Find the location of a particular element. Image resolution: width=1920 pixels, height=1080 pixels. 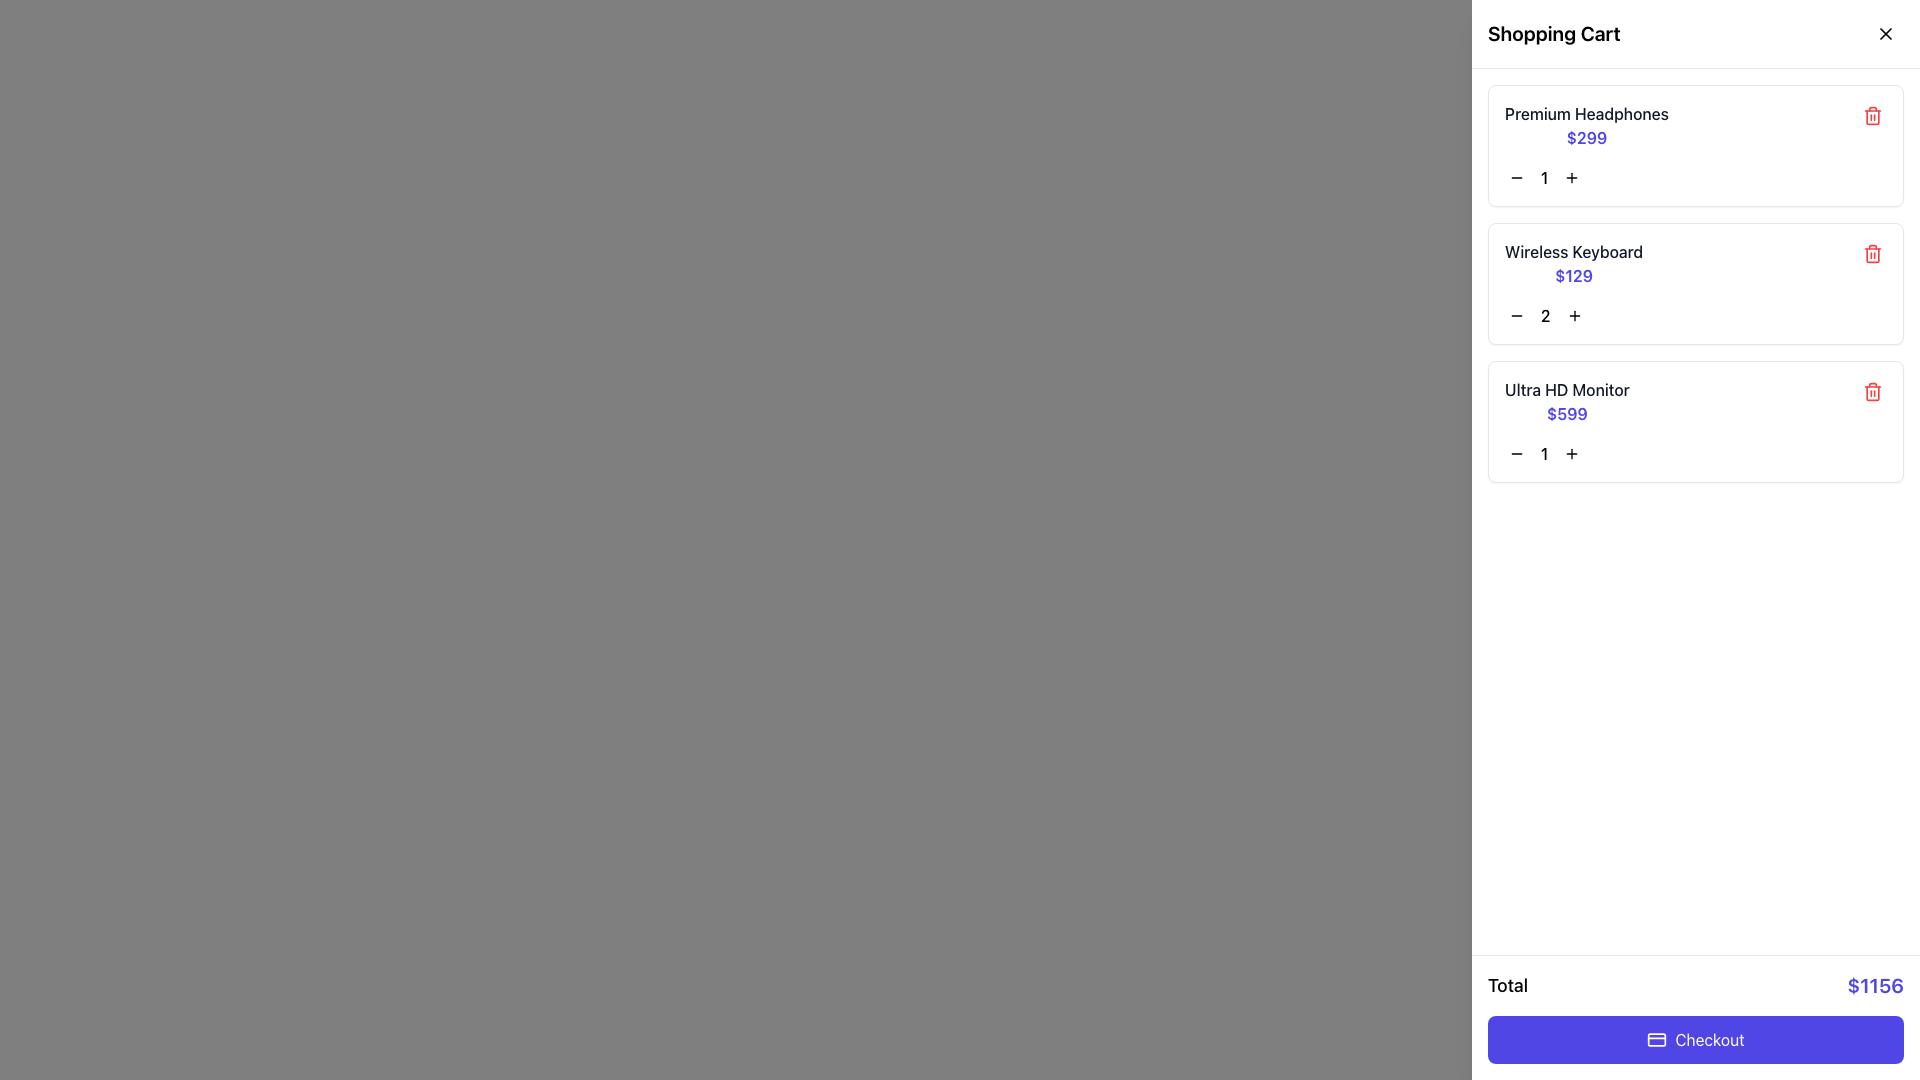

the 'Checkout' text label, which indicates the primary action for completing the shopping process within the button located at the bottom of the shopping cart interface is located at coordinates (1708, 1039).